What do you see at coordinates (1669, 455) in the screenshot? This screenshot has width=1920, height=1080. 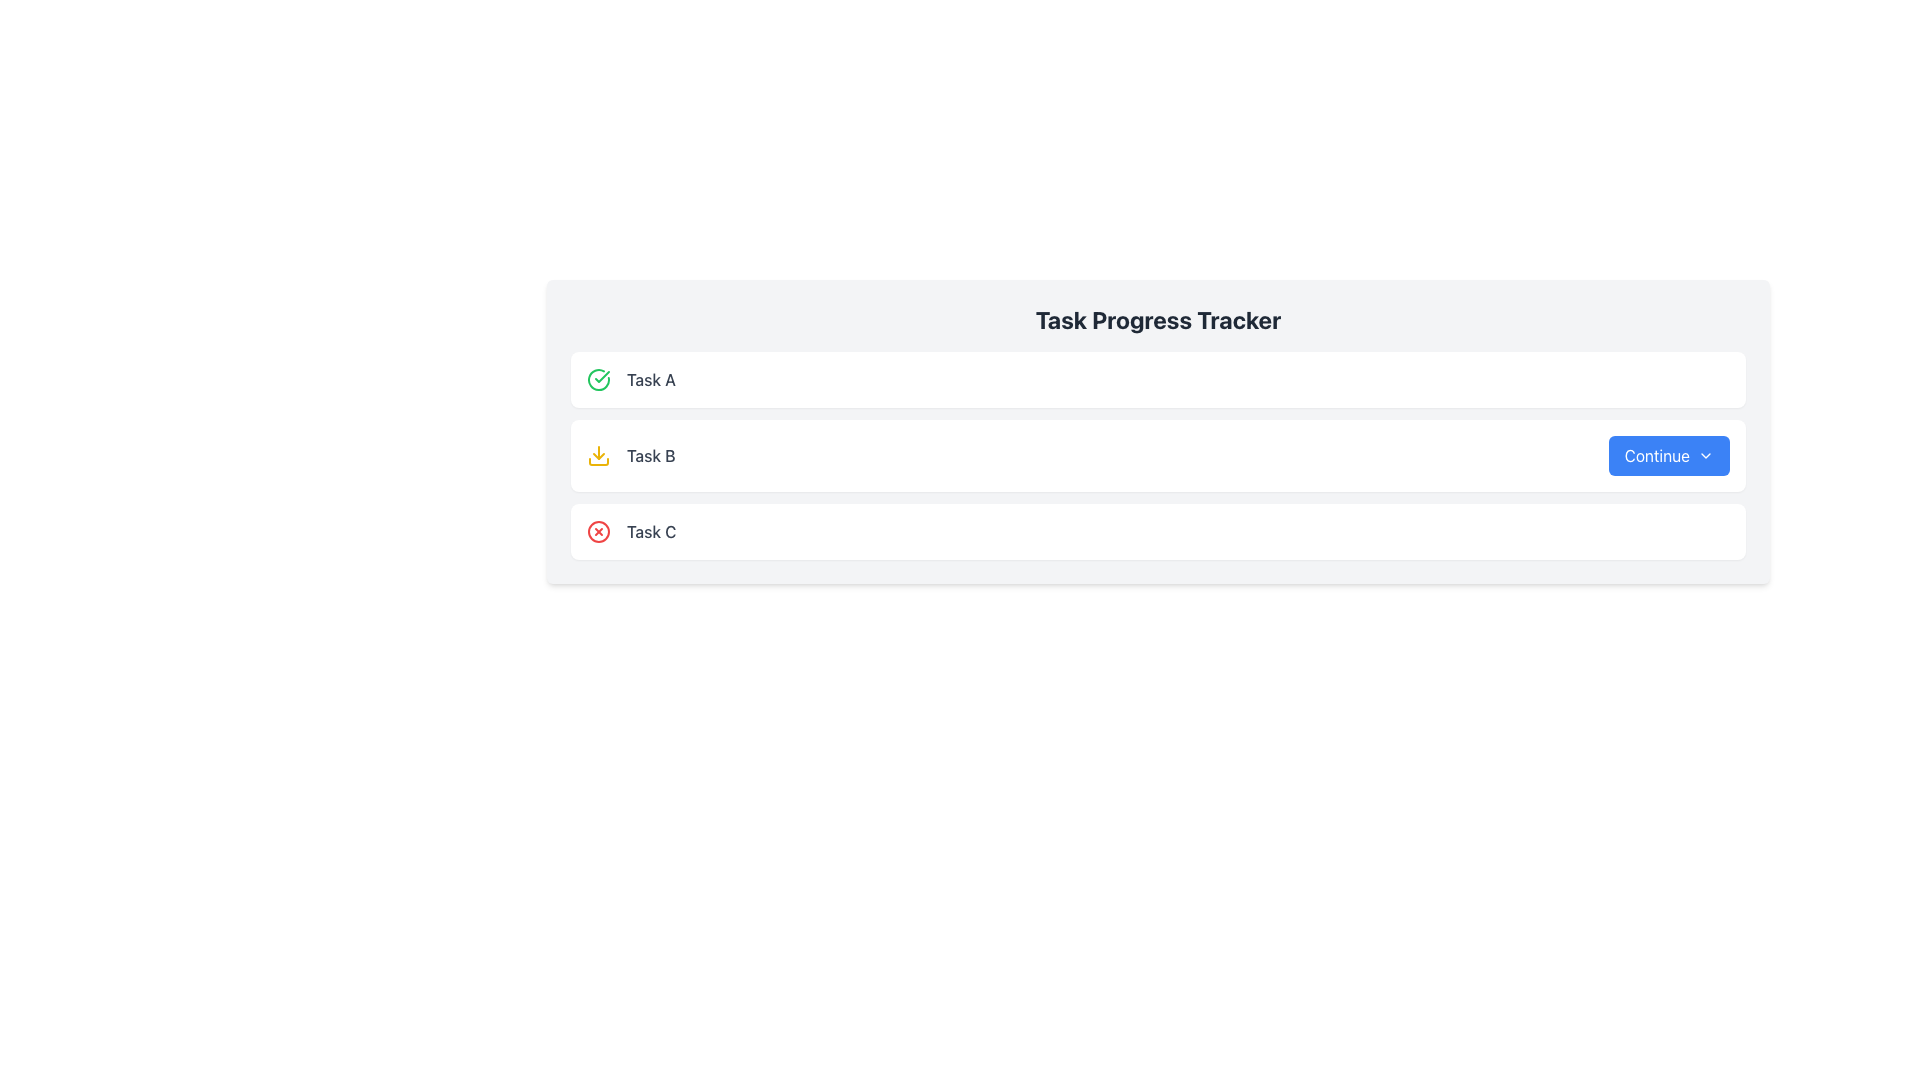 I see `the 'Continue' button with a blue background and white text located at the right end of the 'Task B' row` at bounding box center [1669, 455].